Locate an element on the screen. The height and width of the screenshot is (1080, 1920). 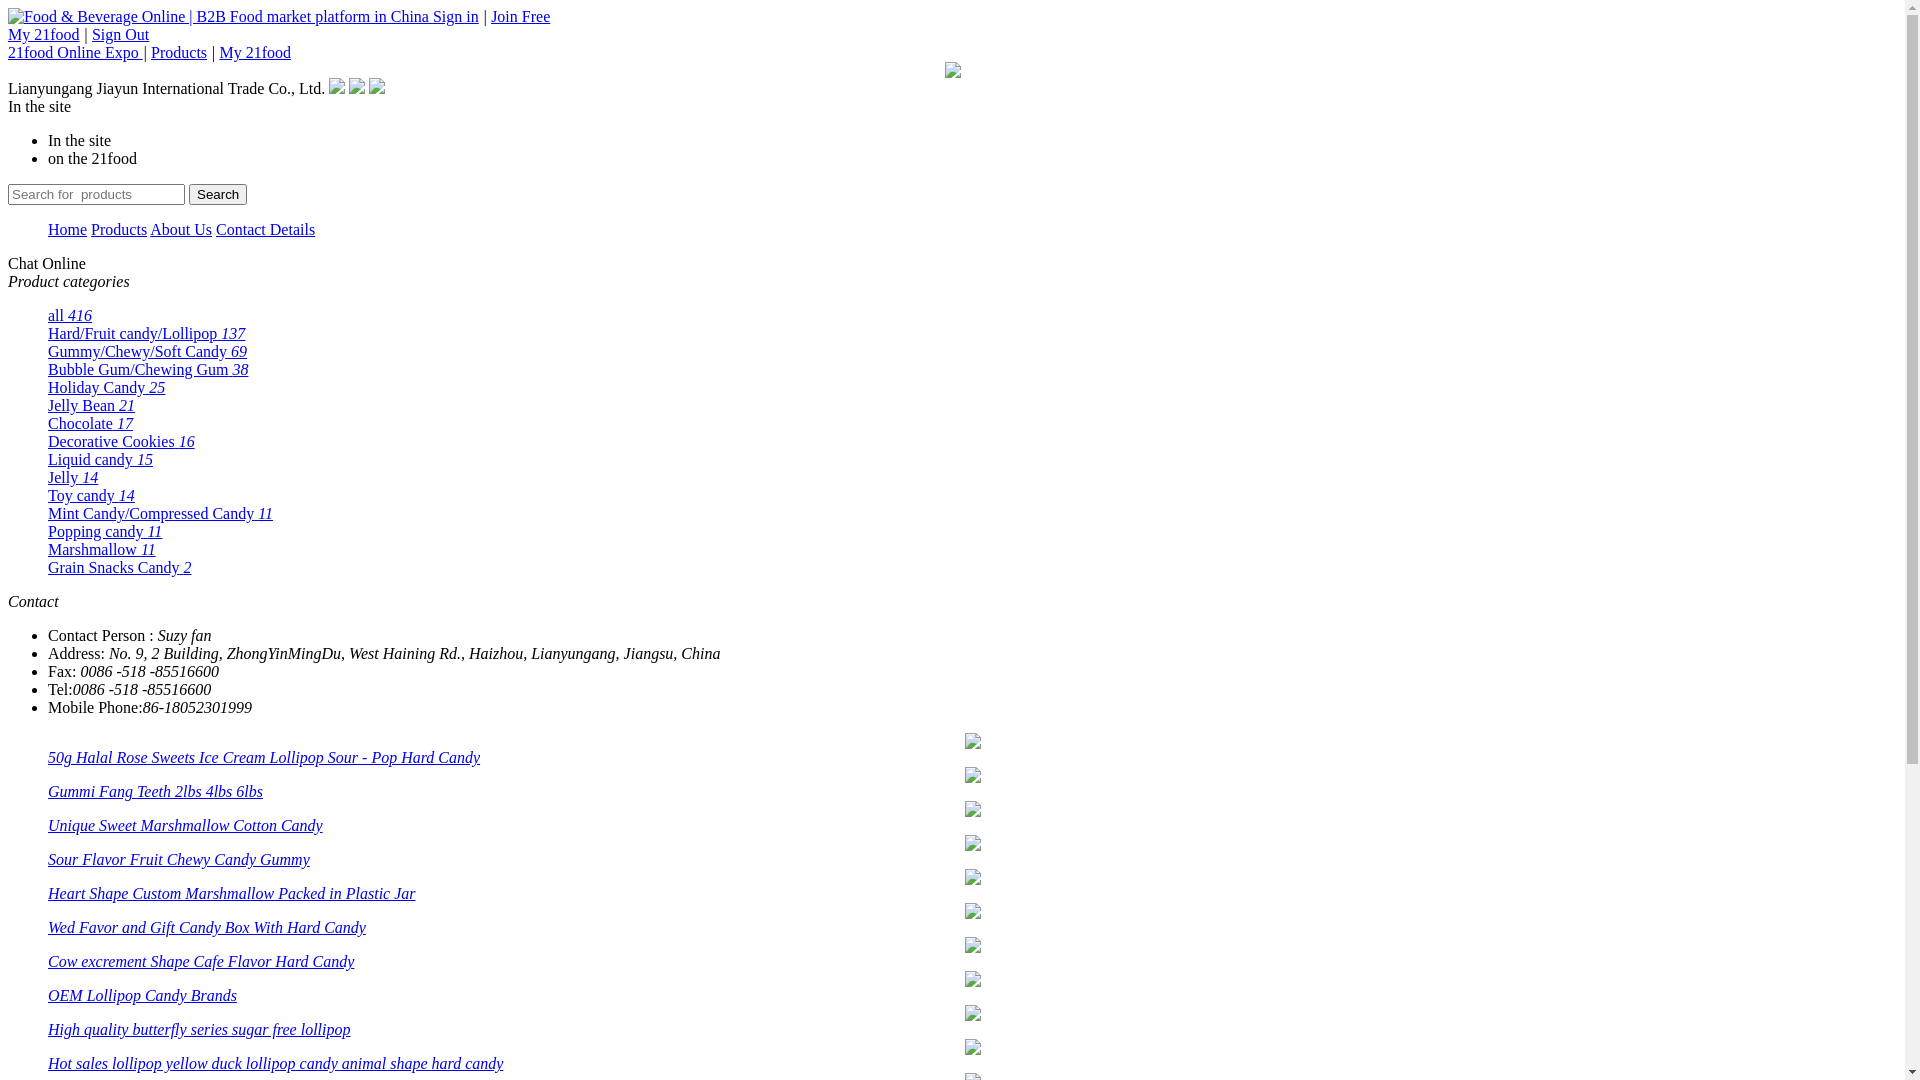
'Chocolate 17' is located at coordinates (89, 422).